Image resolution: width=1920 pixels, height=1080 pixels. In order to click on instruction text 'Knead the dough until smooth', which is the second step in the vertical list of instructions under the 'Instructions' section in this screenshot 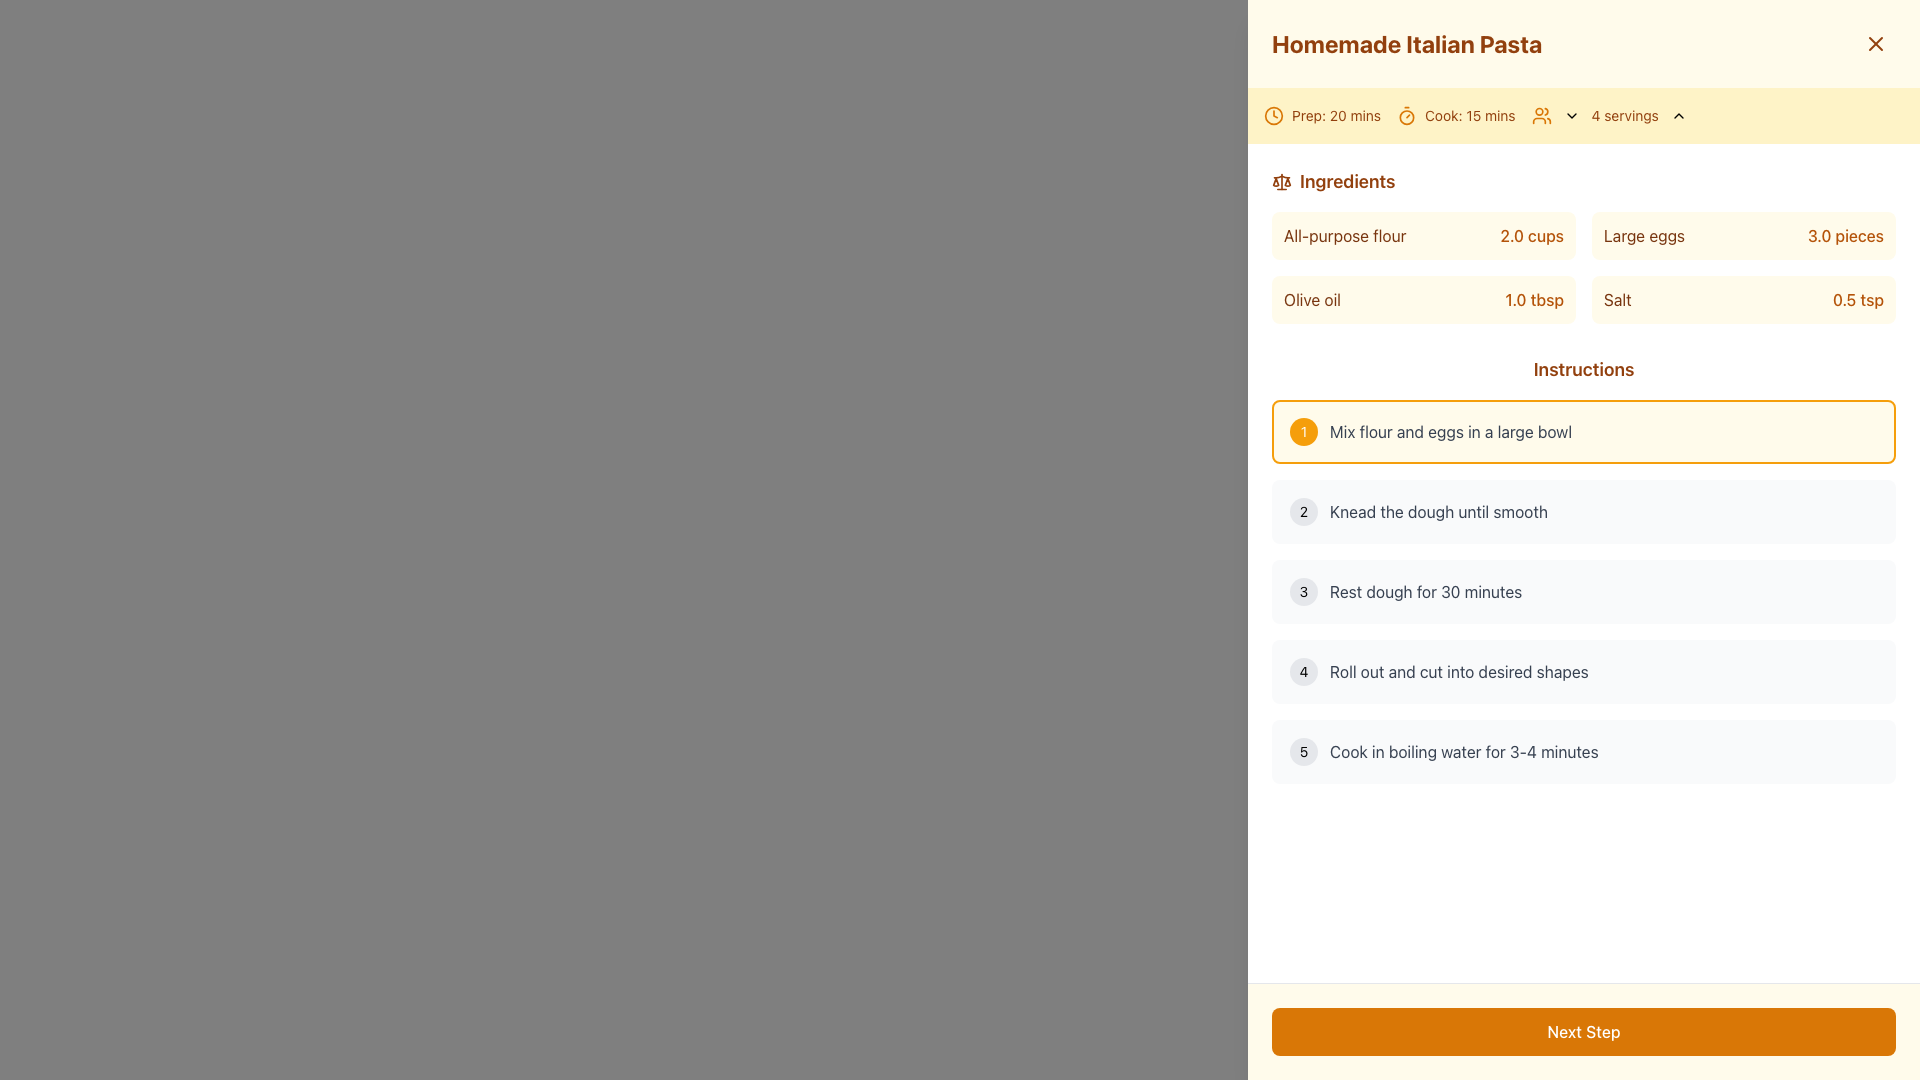, I will do `click(1438, 511)`.